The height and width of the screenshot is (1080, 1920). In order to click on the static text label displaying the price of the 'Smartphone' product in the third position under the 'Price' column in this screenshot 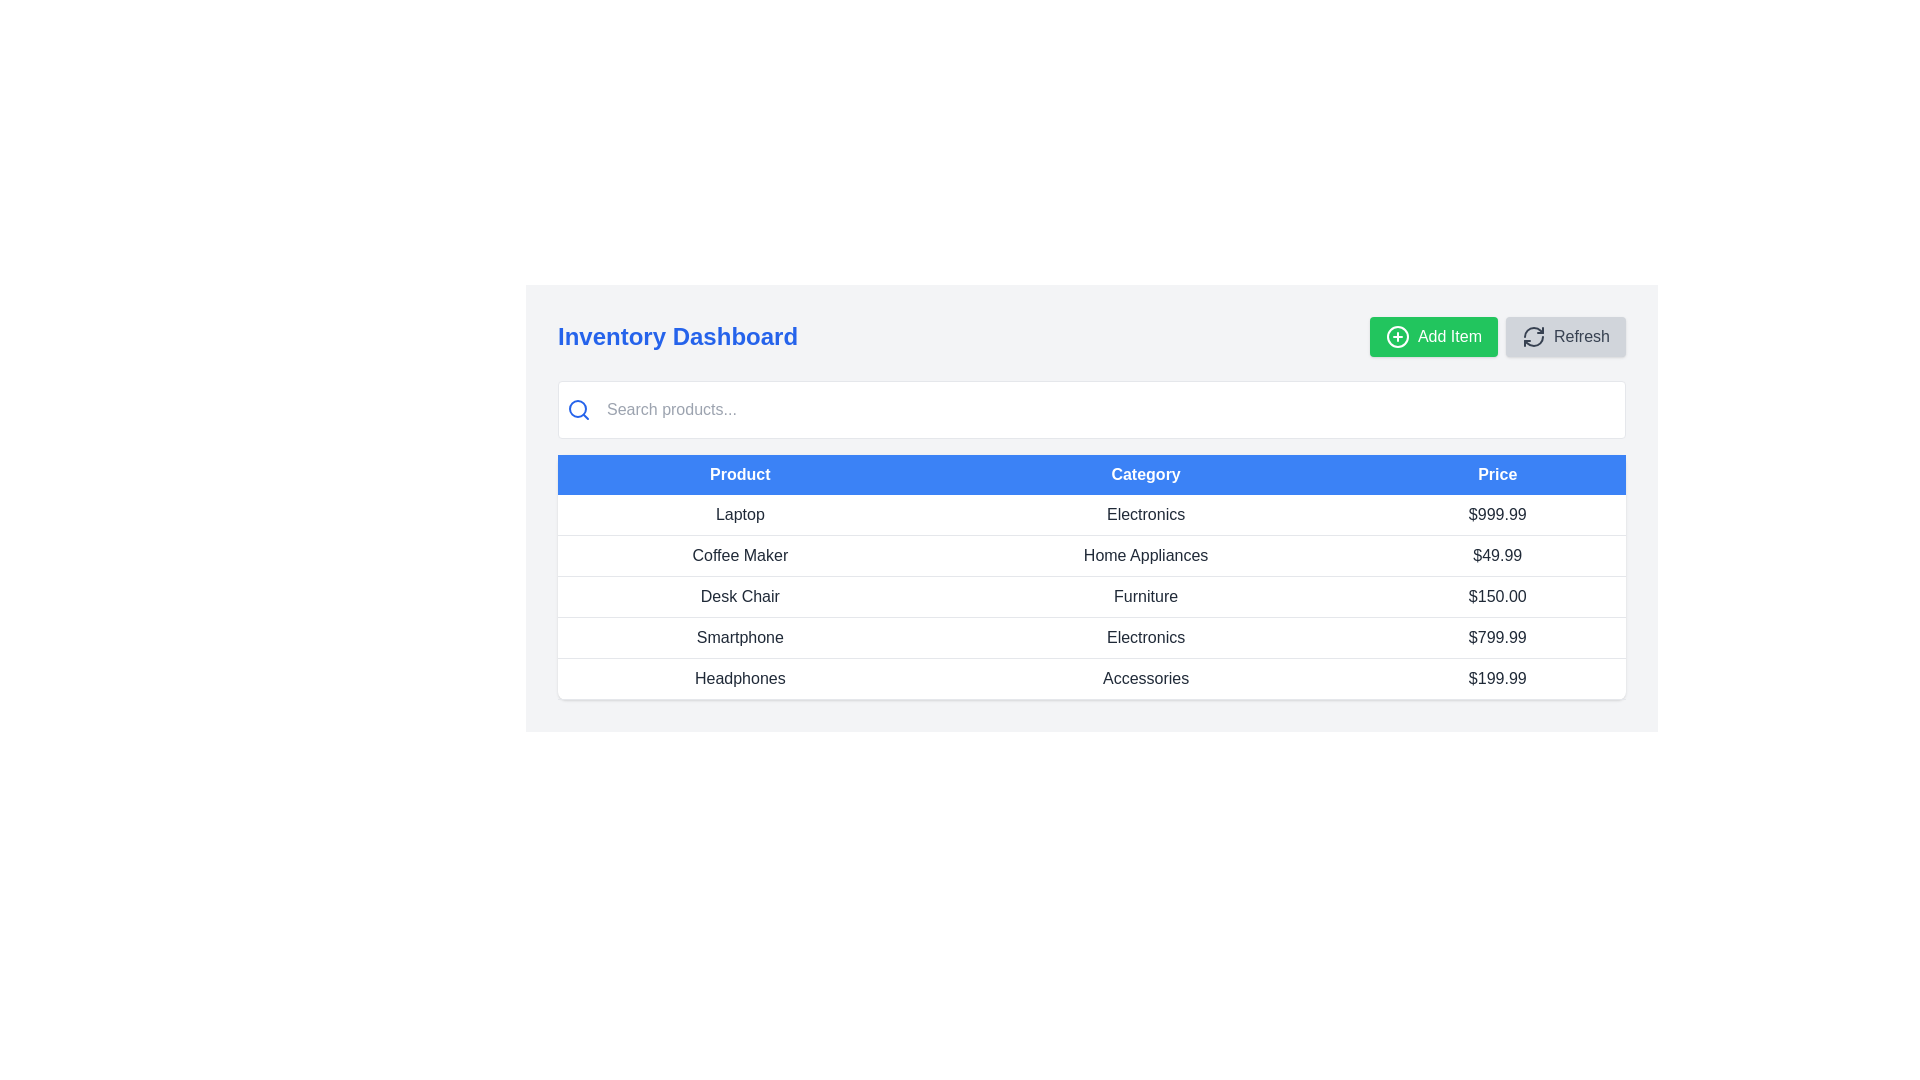, I will do `click(1497, 637)`.